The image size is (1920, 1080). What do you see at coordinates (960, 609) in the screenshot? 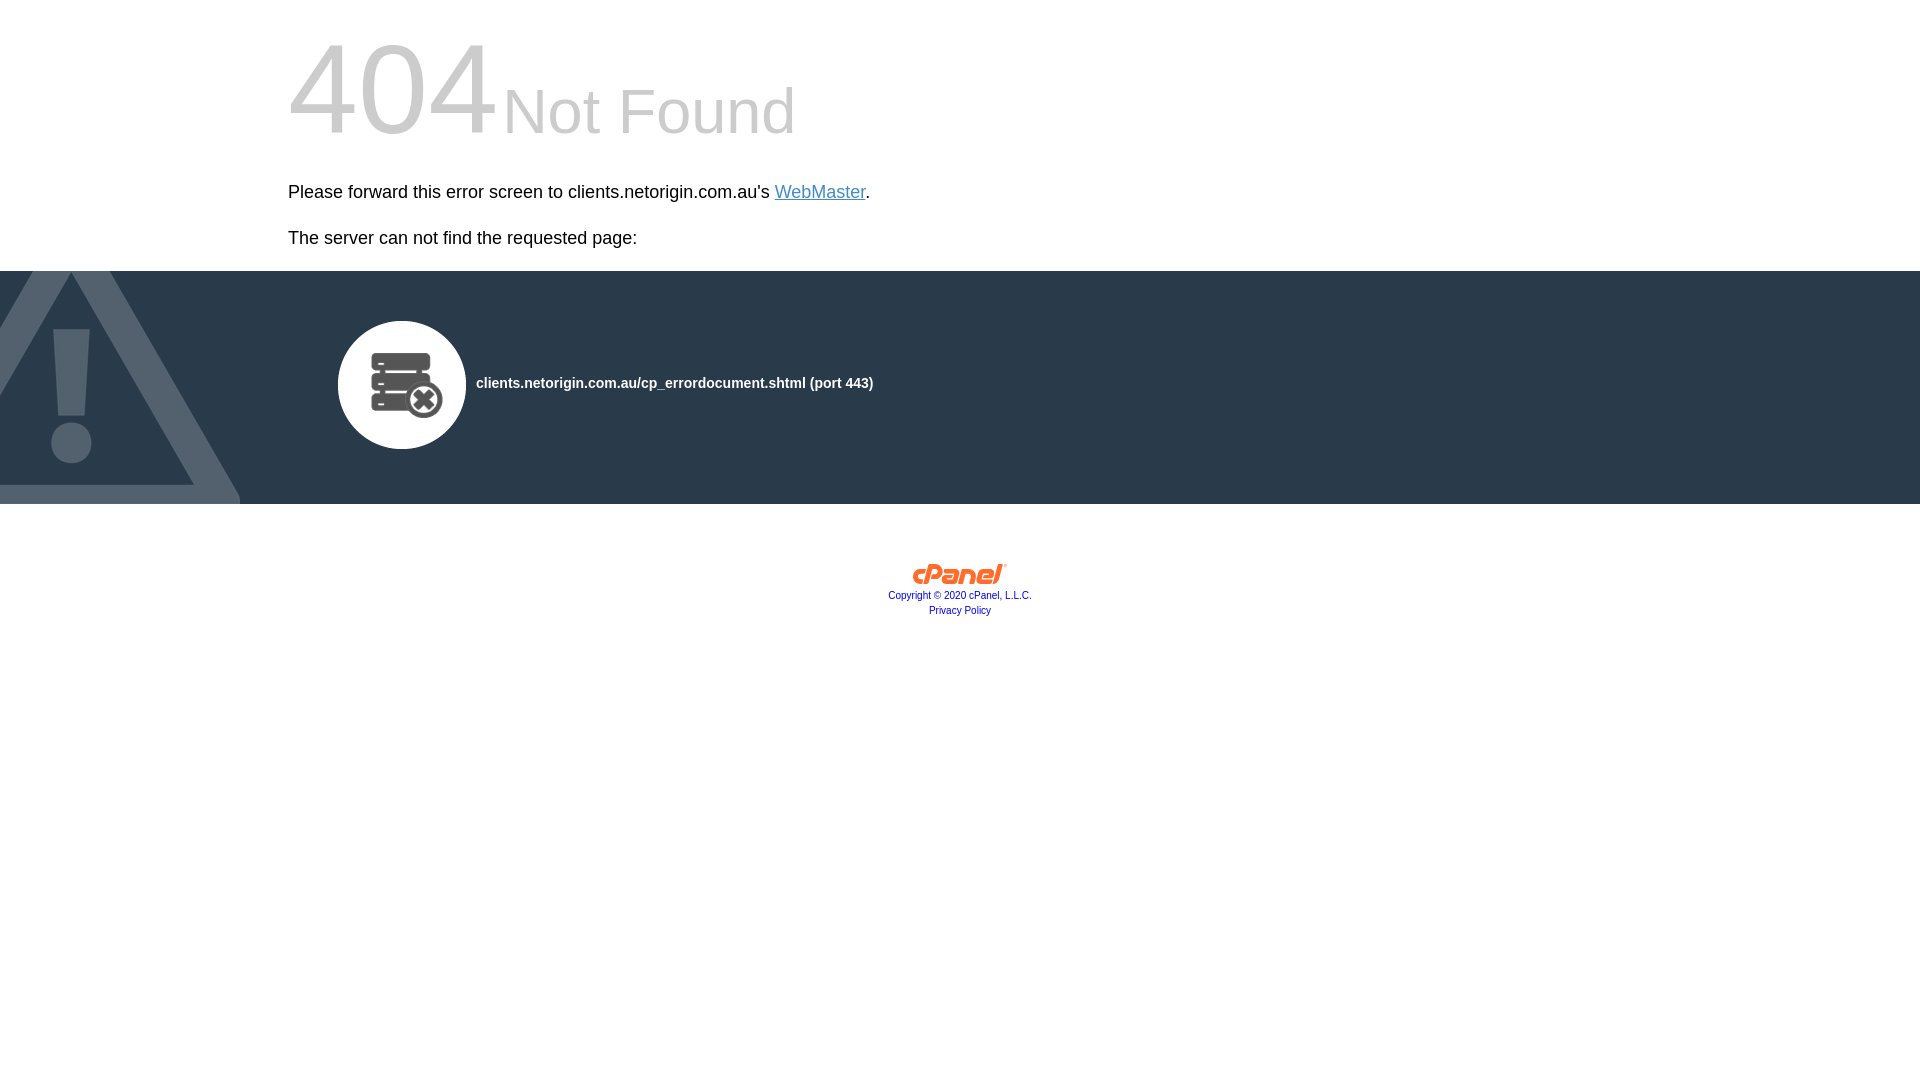
I see `'Privacy Policy'` at bounding box center [960, 609].